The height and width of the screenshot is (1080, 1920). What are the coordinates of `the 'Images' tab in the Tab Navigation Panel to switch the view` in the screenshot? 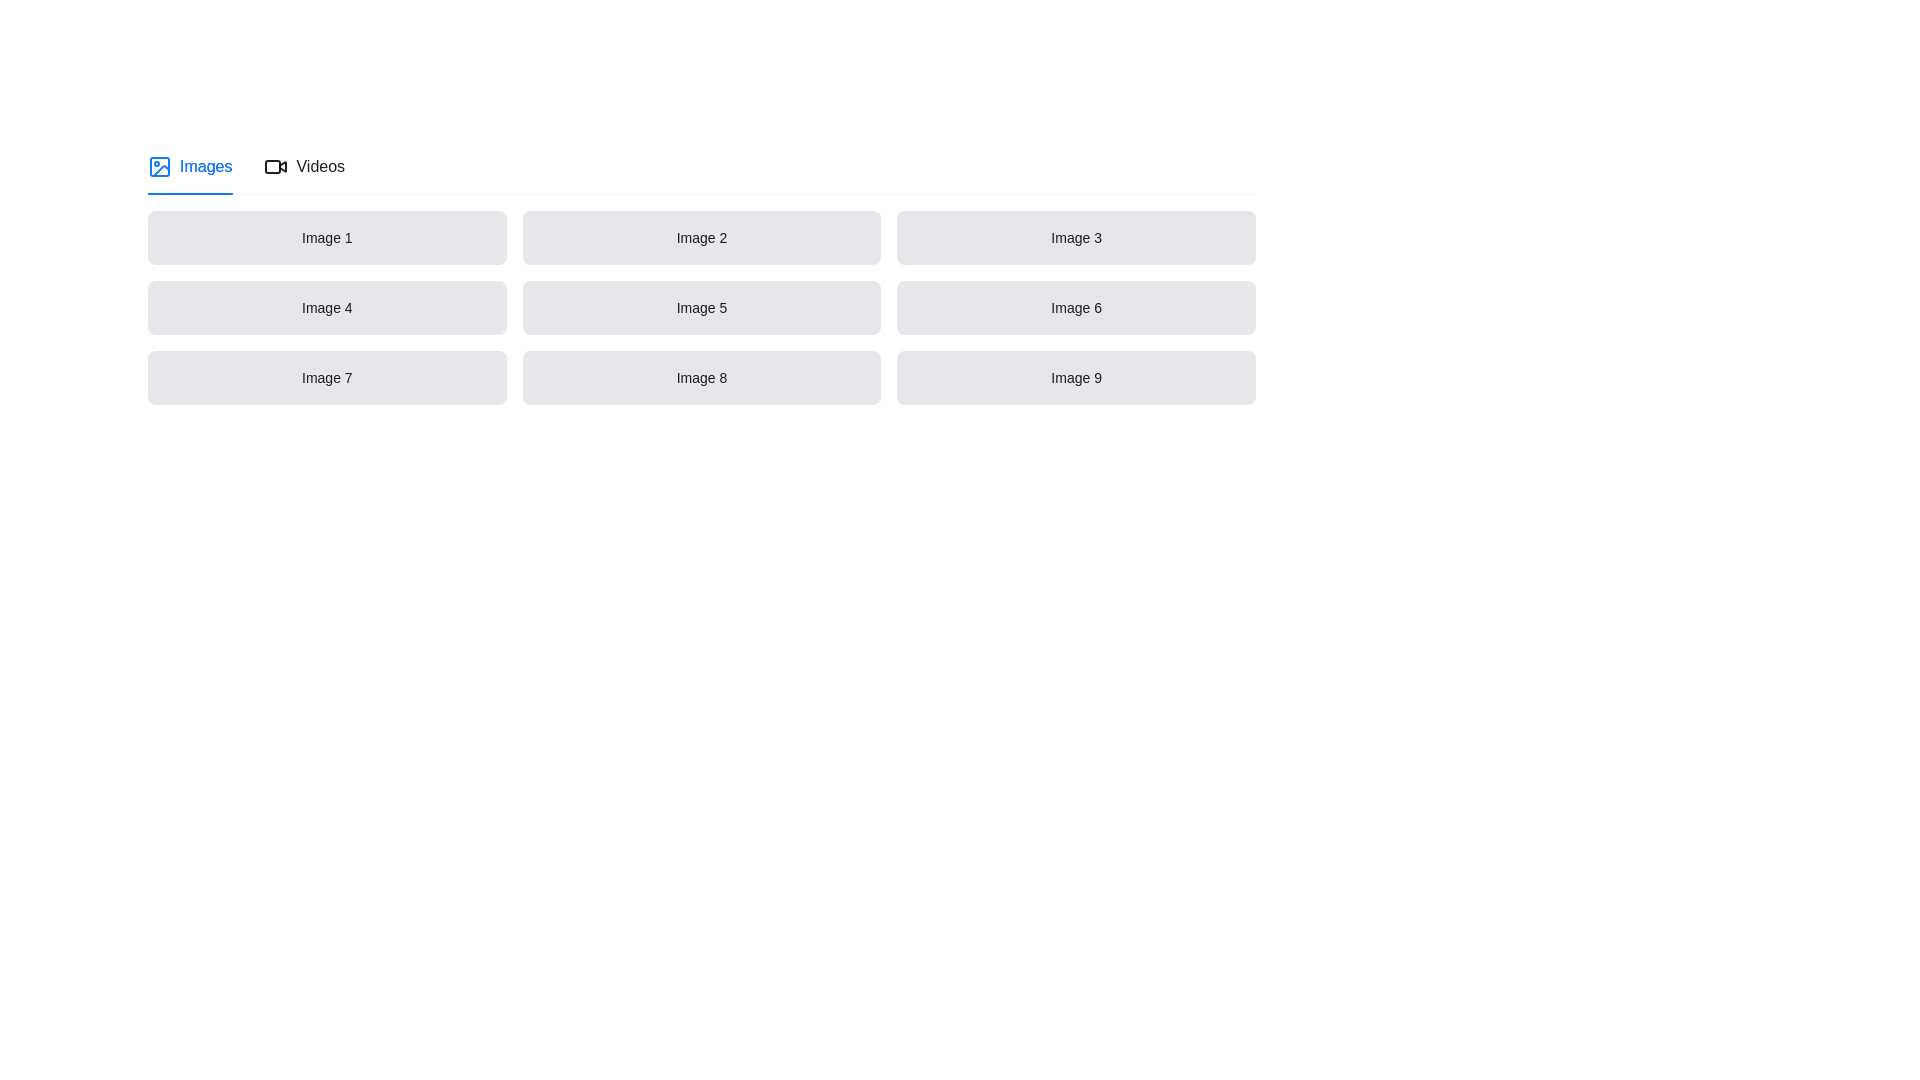 It's located at (701, 164).